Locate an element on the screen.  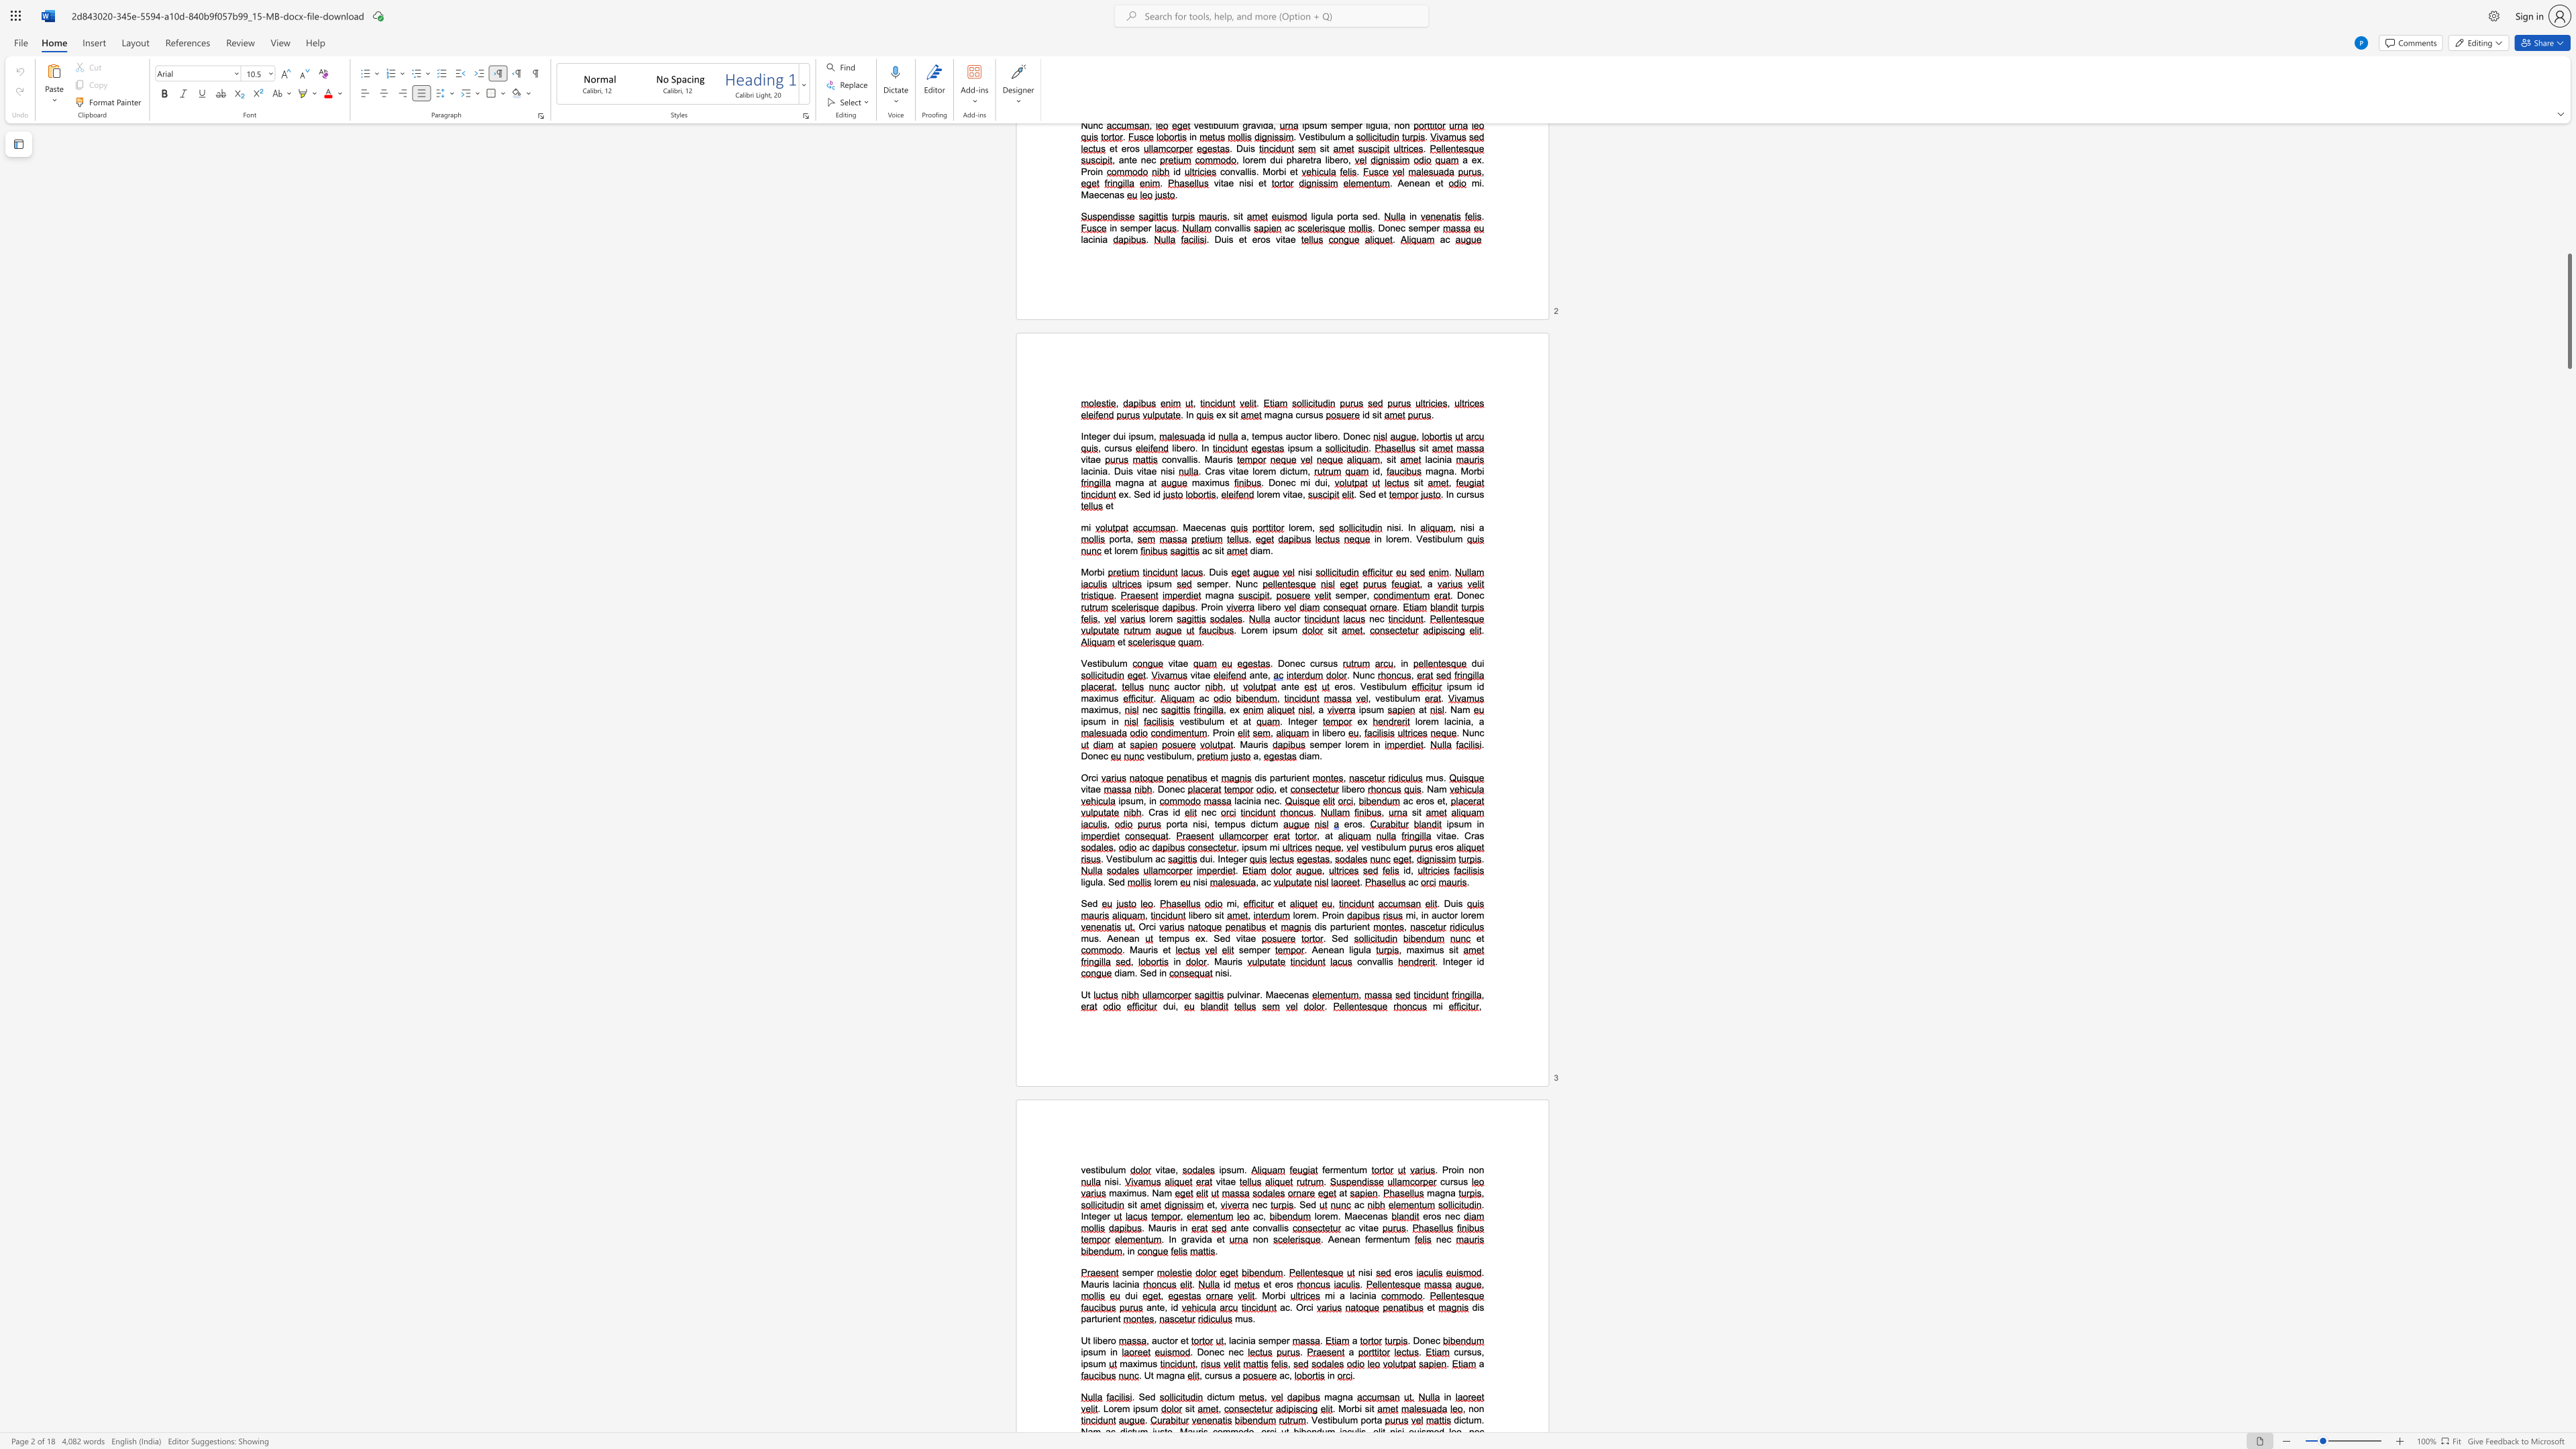
the space between the continuous character "m" and "i" in the text is located at coordinates (1275, 847).